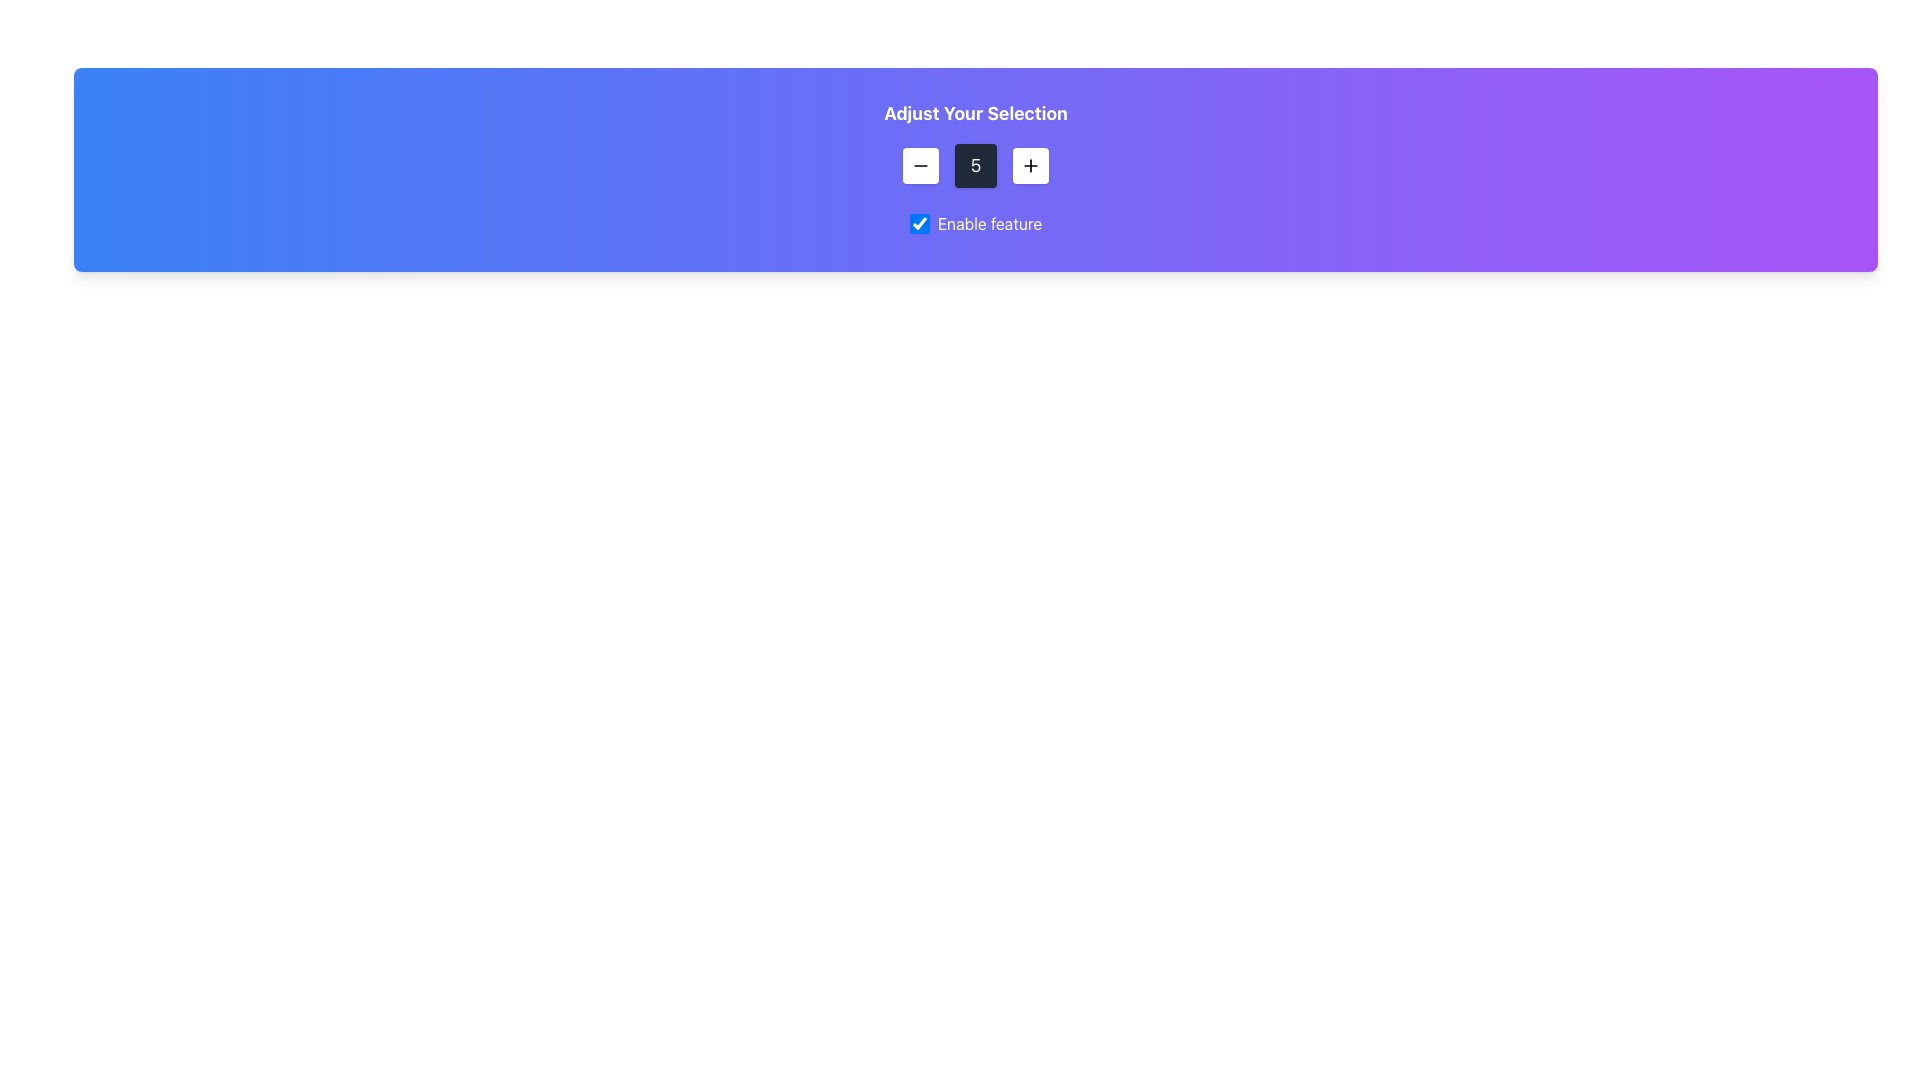 The height and width of the screenshot is (1080, 1920). What do you see at coordinates (918, 223) in the screenshot?
I see `the checkbox located to the left of the text 'Enable feature'` at bounding box center [918, 223].